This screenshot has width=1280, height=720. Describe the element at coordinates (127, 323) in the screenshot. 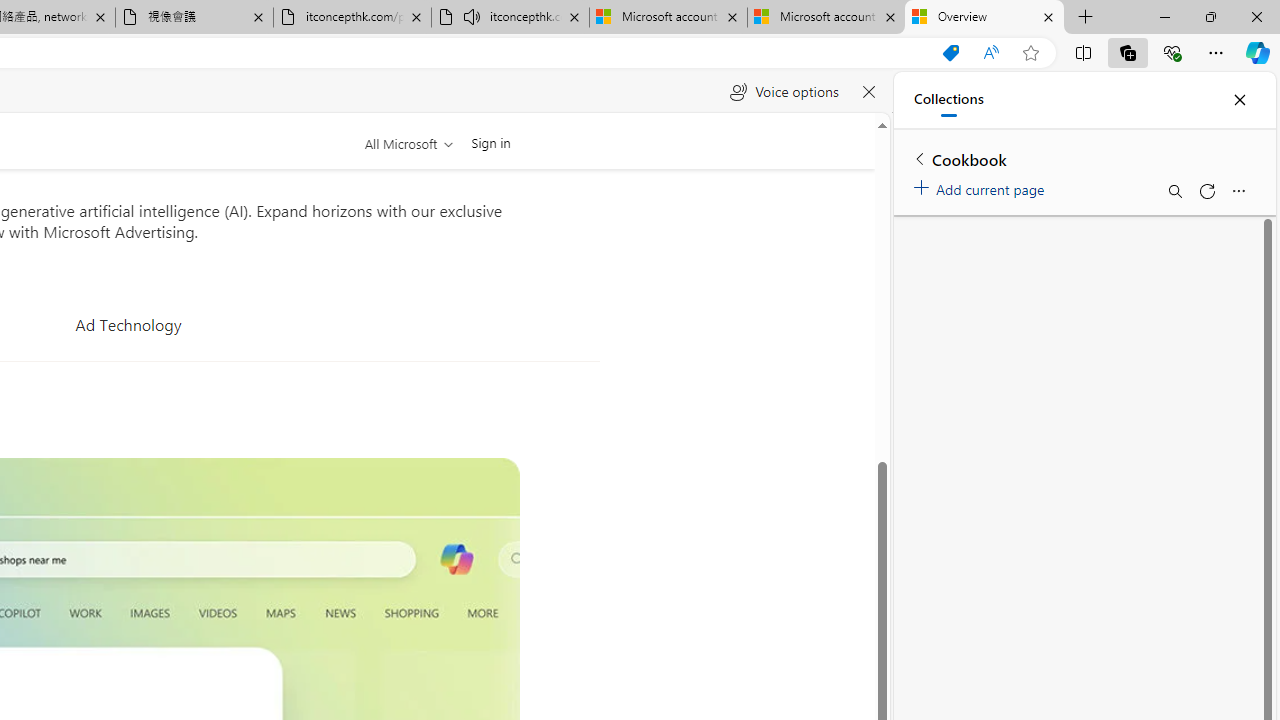

I see `'Ad Technology'` at that location.